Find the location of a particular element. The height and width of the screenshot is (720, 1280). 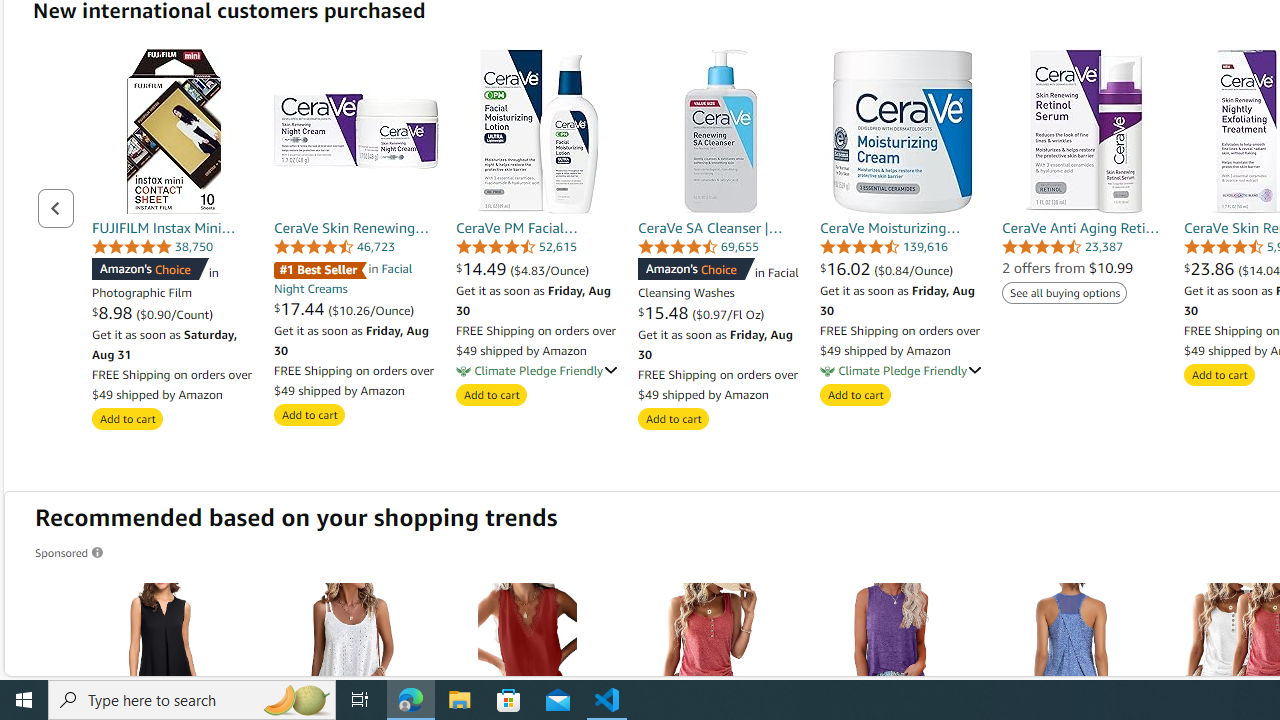

'$8.98 ' is located at coordinates (113, 312).